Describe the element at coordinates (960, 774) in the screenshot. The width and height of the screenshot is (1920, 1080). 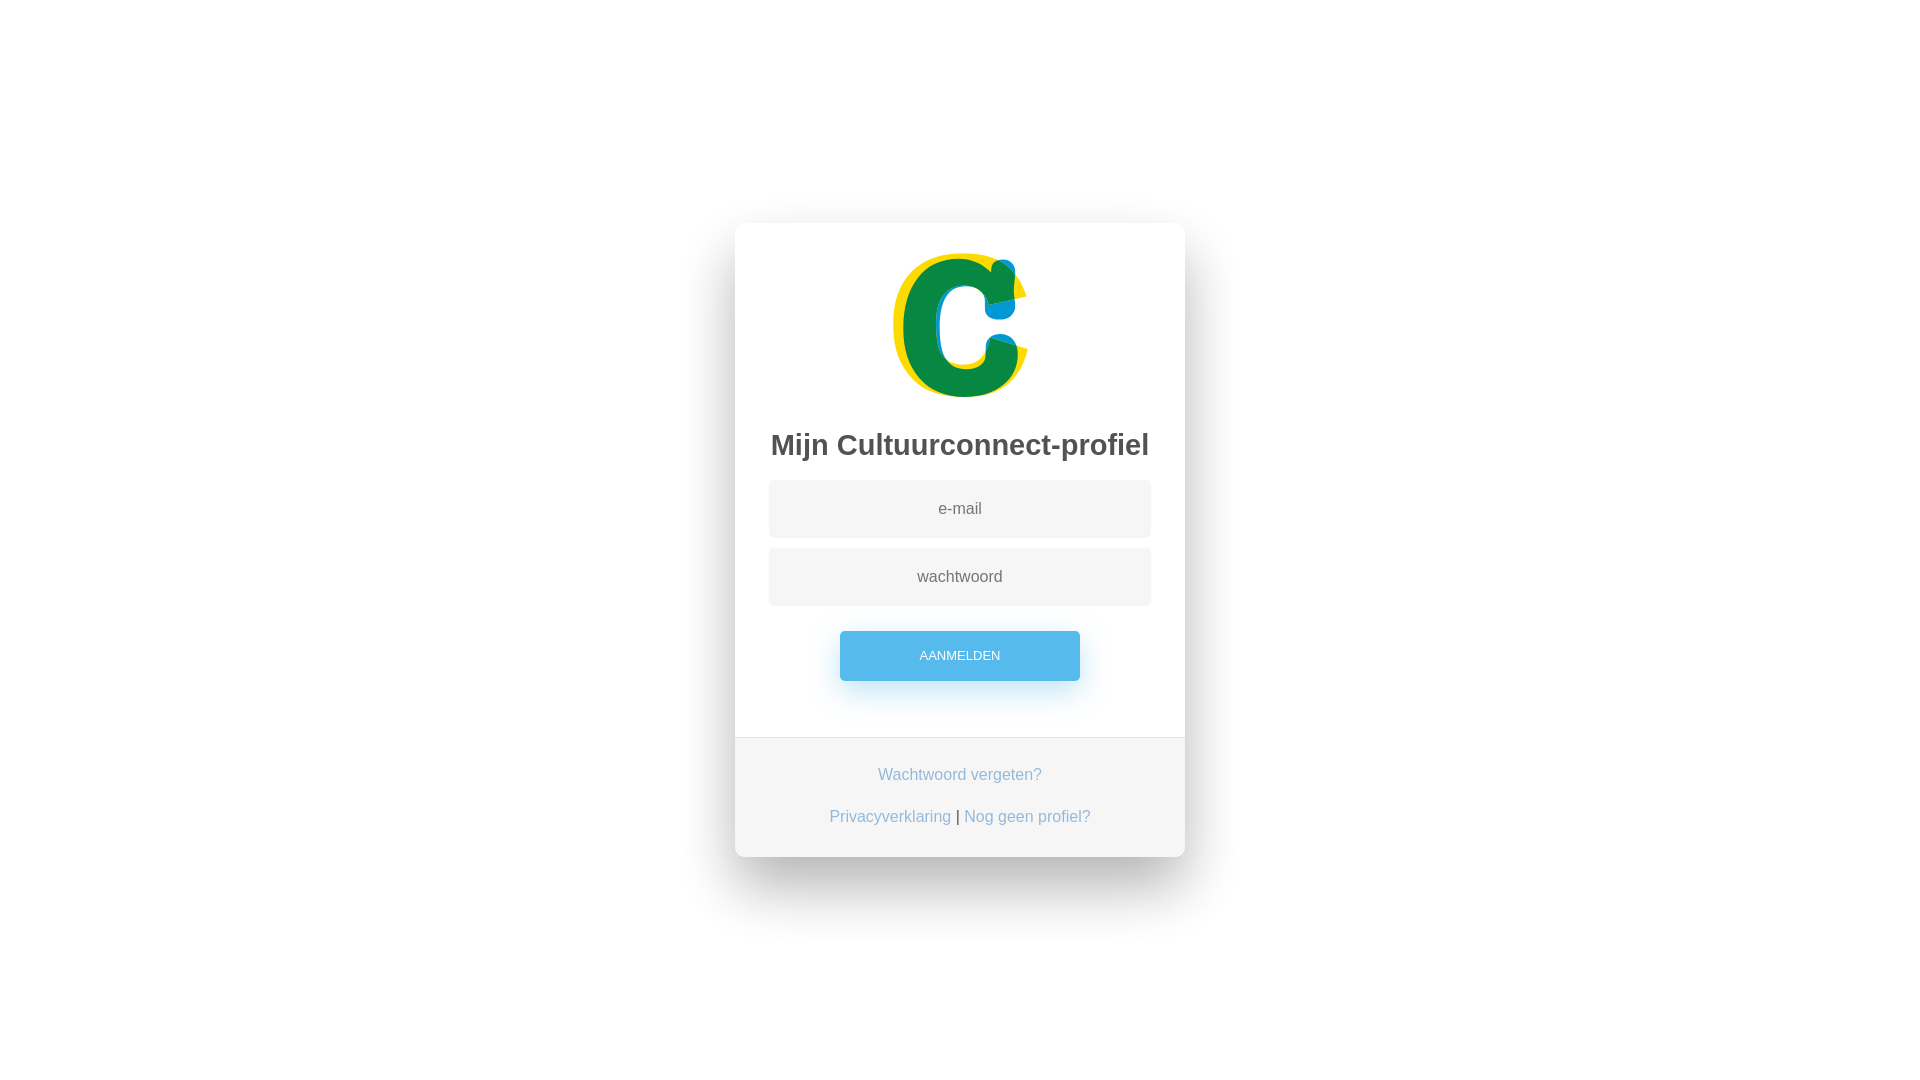
I see `'Wachtwoord vergeten?'` at that location.